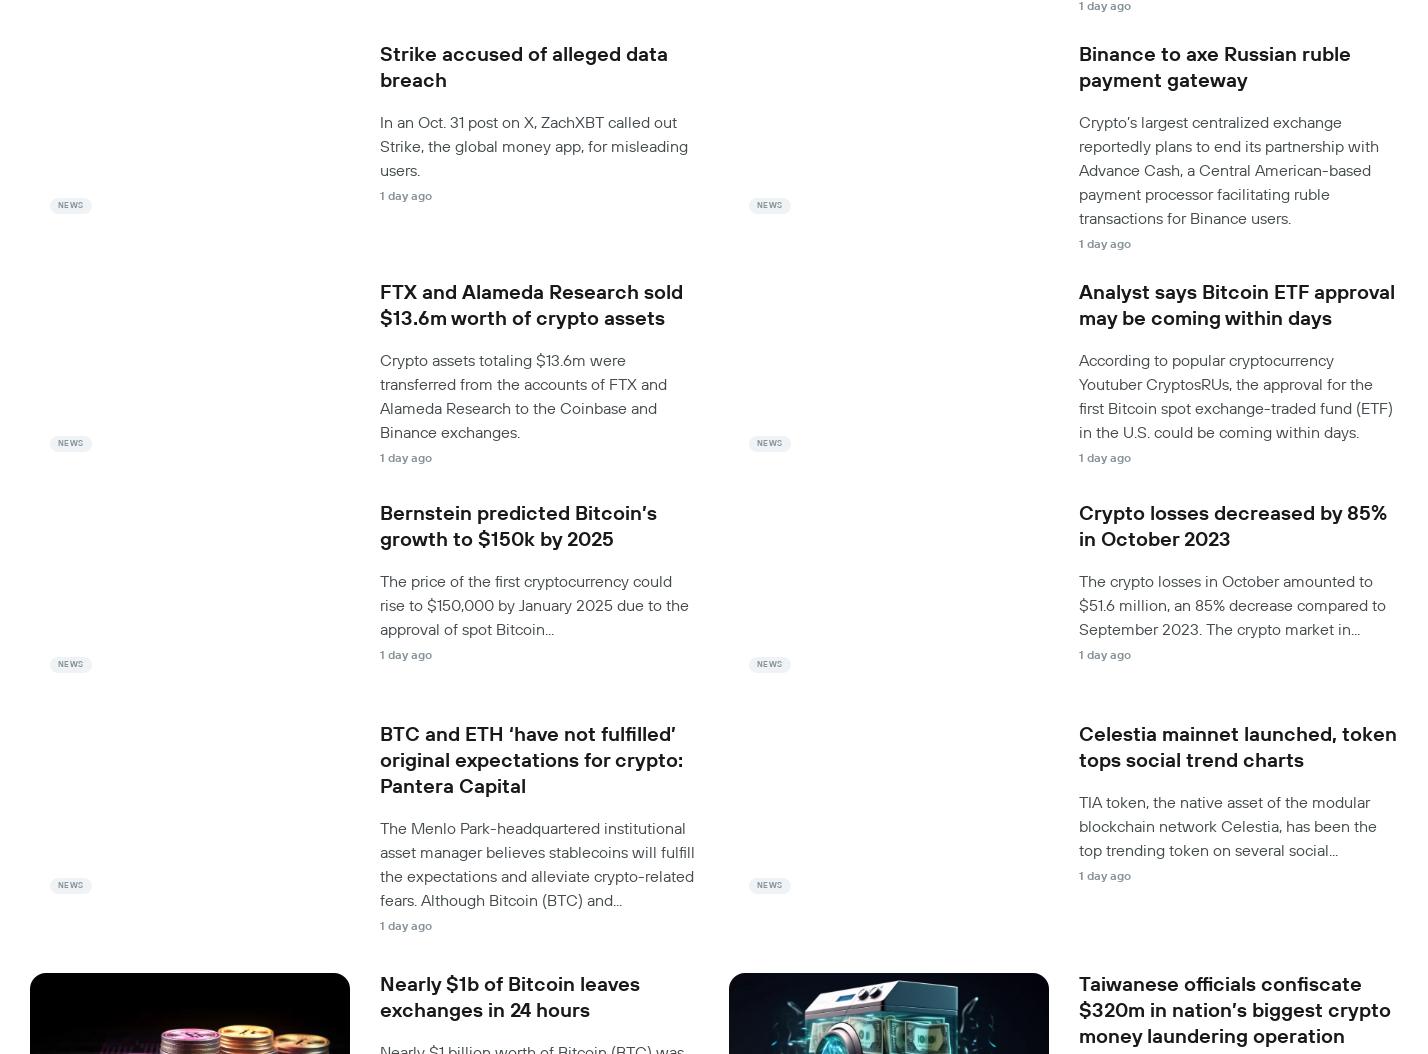 This screenshot has width=1428, height=1054. I want to click on 'Celestia mainnet launched, token tops social trend charts', so click(1237, 747).